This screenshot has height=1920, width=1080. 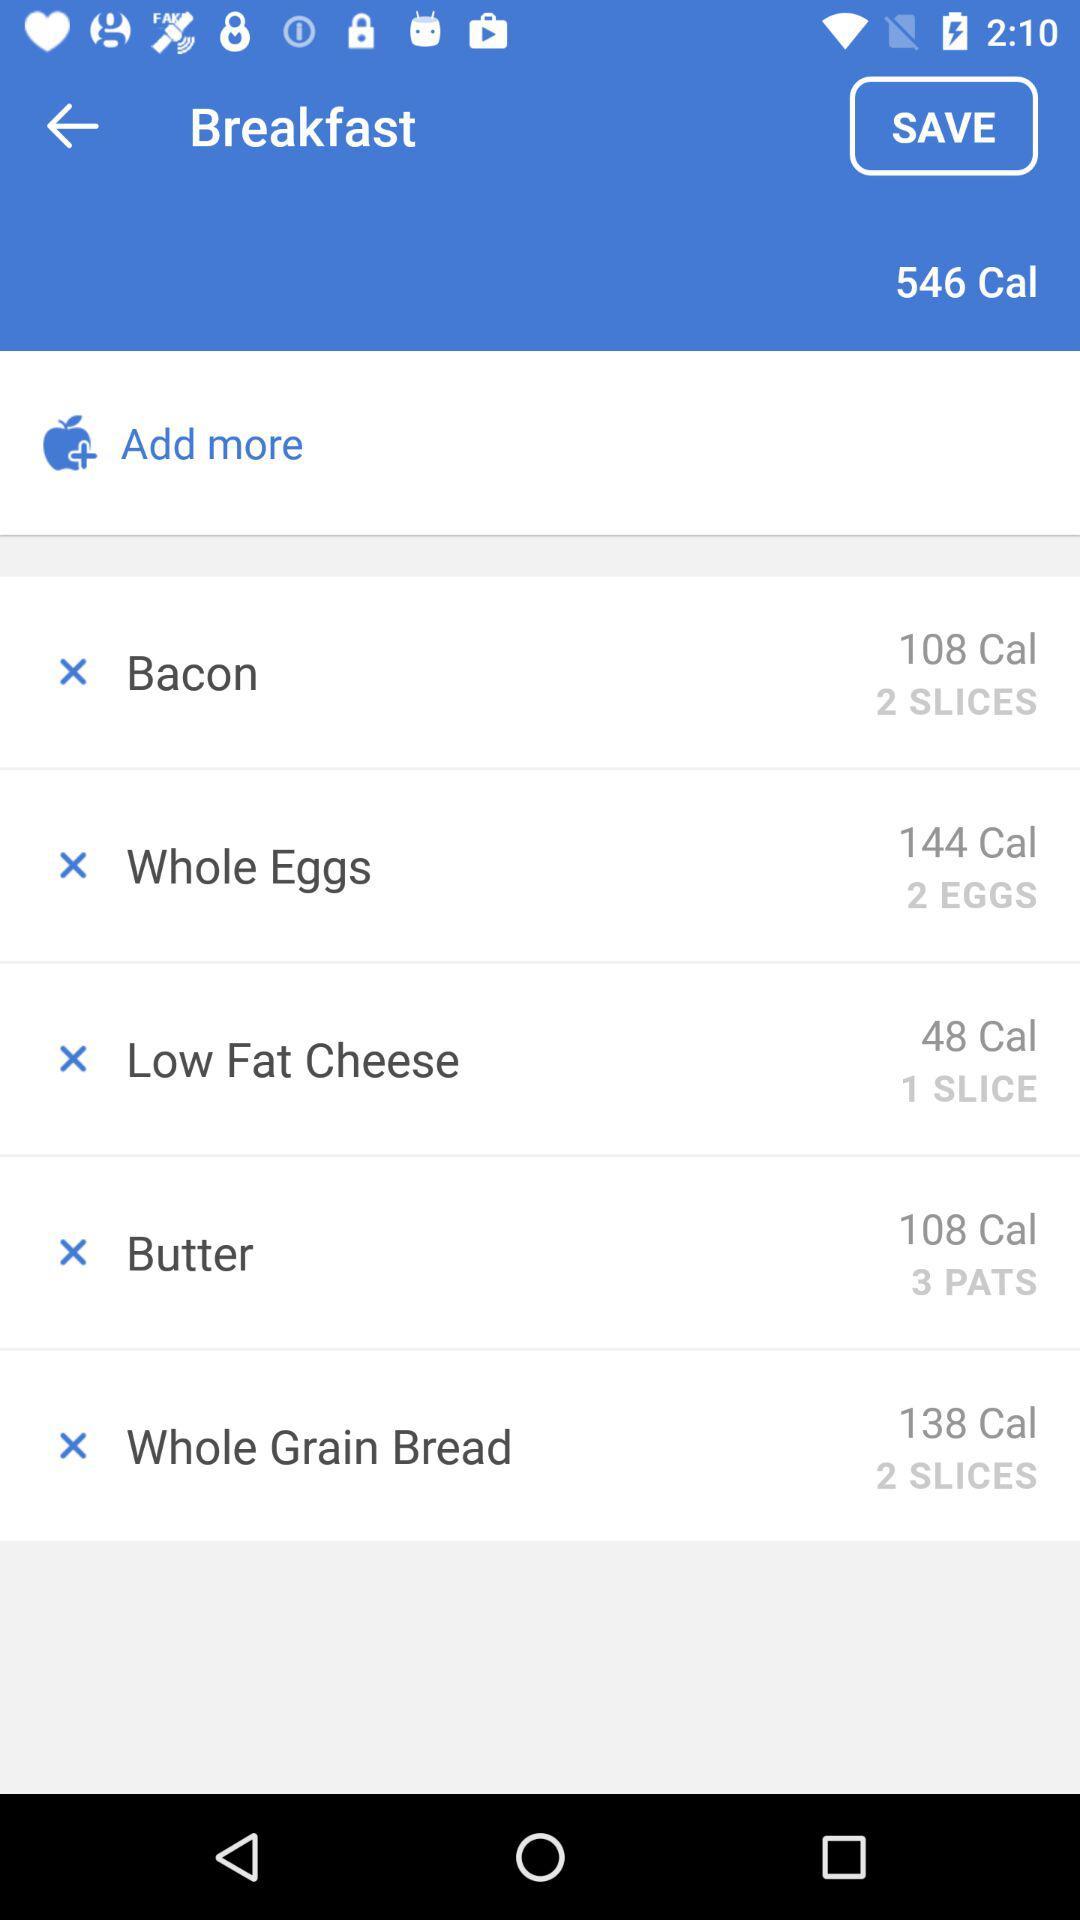 What do you see at coordinates (966, 1420) in the screenshot?
I see `the icon above 2 slices item` at bounding box center [966, 1420].